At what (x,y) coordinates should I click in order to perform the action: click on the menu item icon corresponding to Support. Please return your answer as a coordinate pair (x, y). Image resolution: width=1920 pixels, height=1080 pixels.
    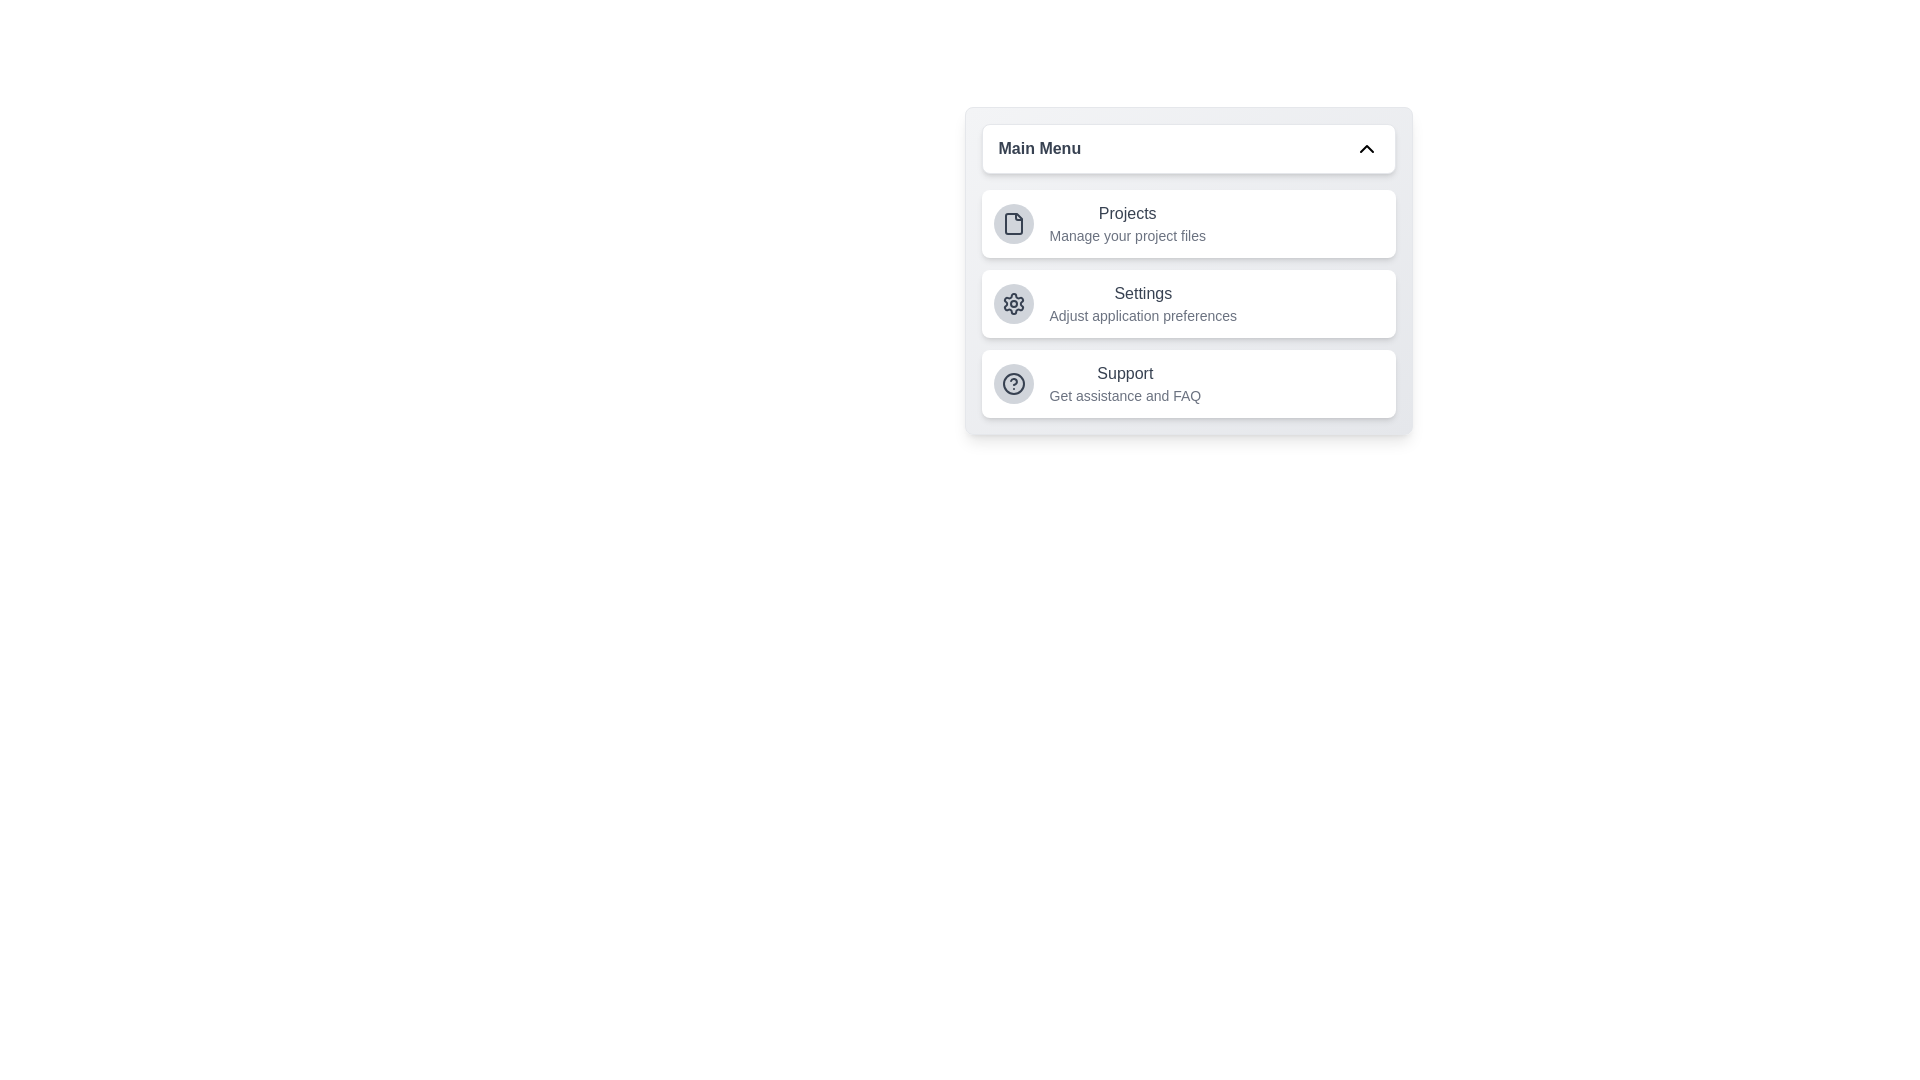
    Looking at the image, I should click on (1013, 384).